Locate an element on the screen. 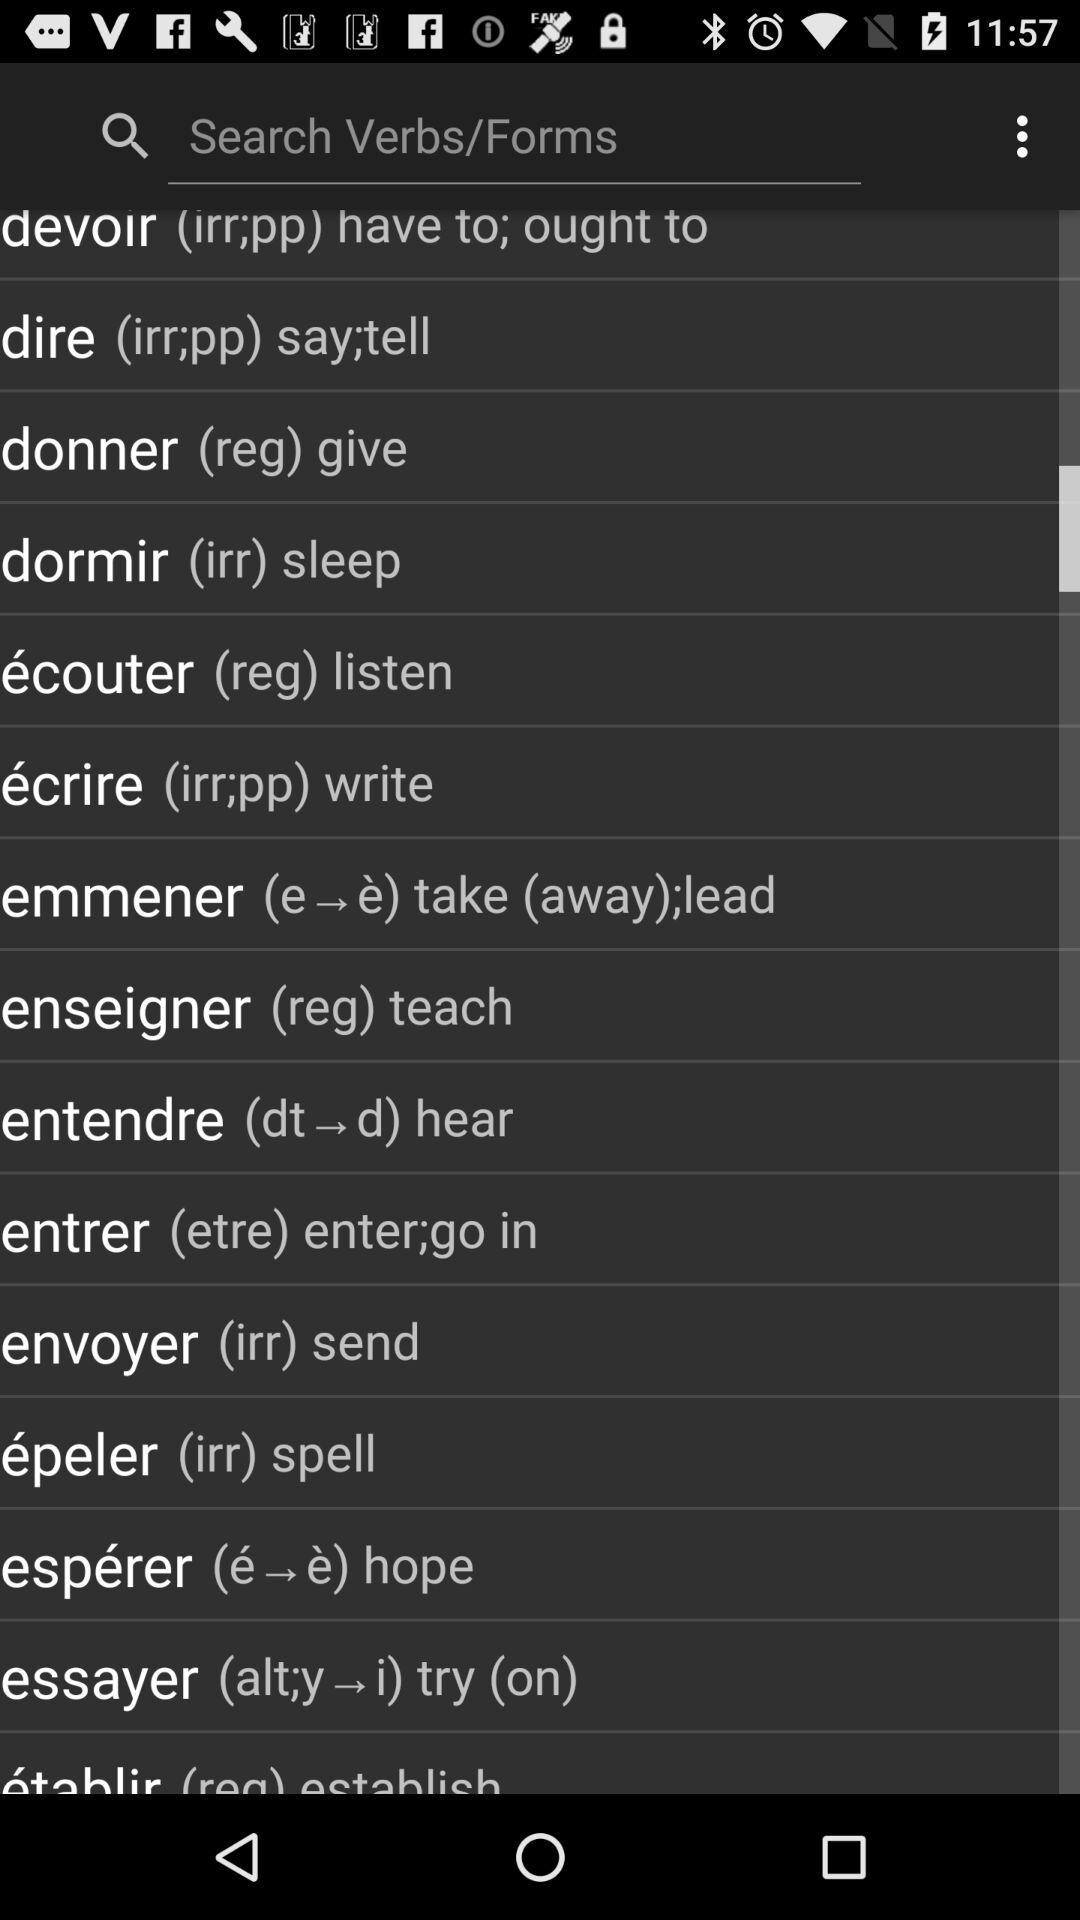 This screenshot has width=1080, height=1920. the app above the donner icon is located at coordinates (46, 334).